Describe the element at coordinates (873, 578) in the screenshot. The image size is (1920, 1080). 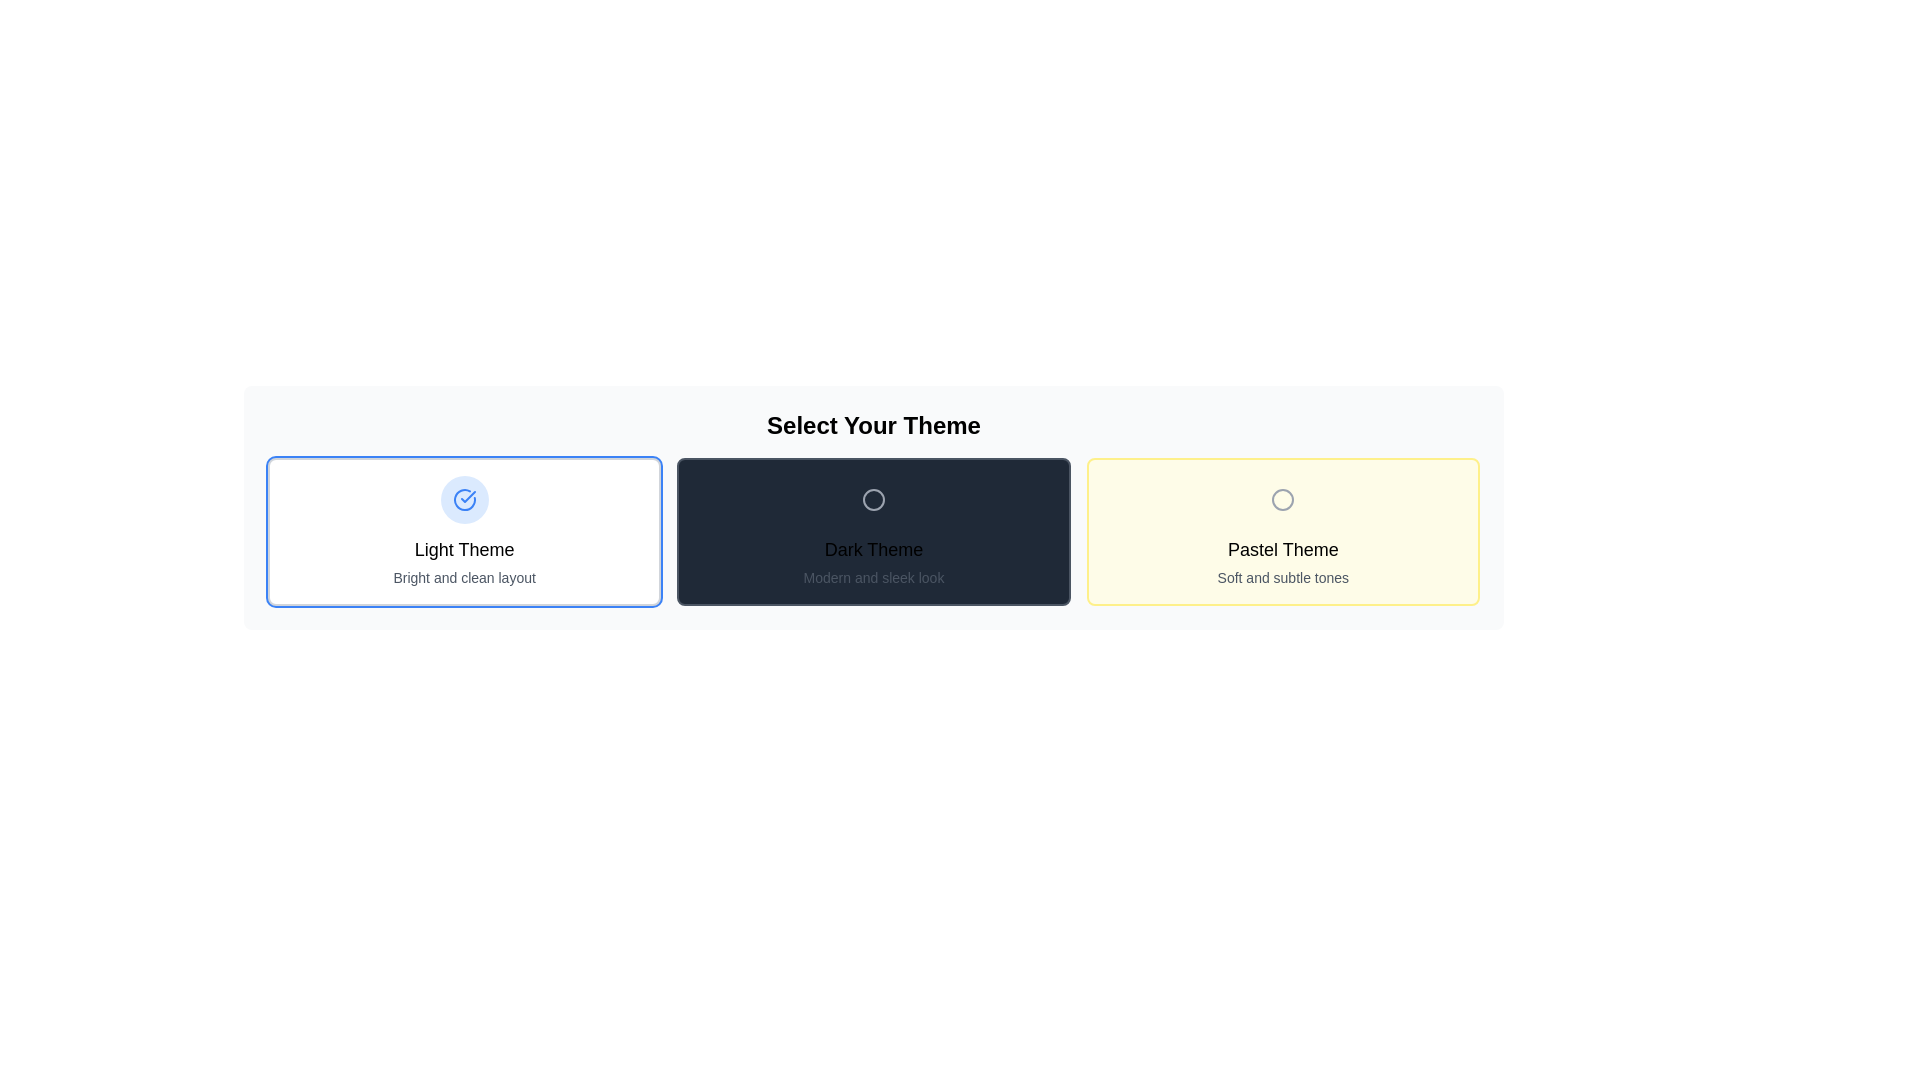
I see `the Text Label that provides supplementary information for the 'Dark Theme' selection option, located at the bottom-center of the corresponding card` at that location.